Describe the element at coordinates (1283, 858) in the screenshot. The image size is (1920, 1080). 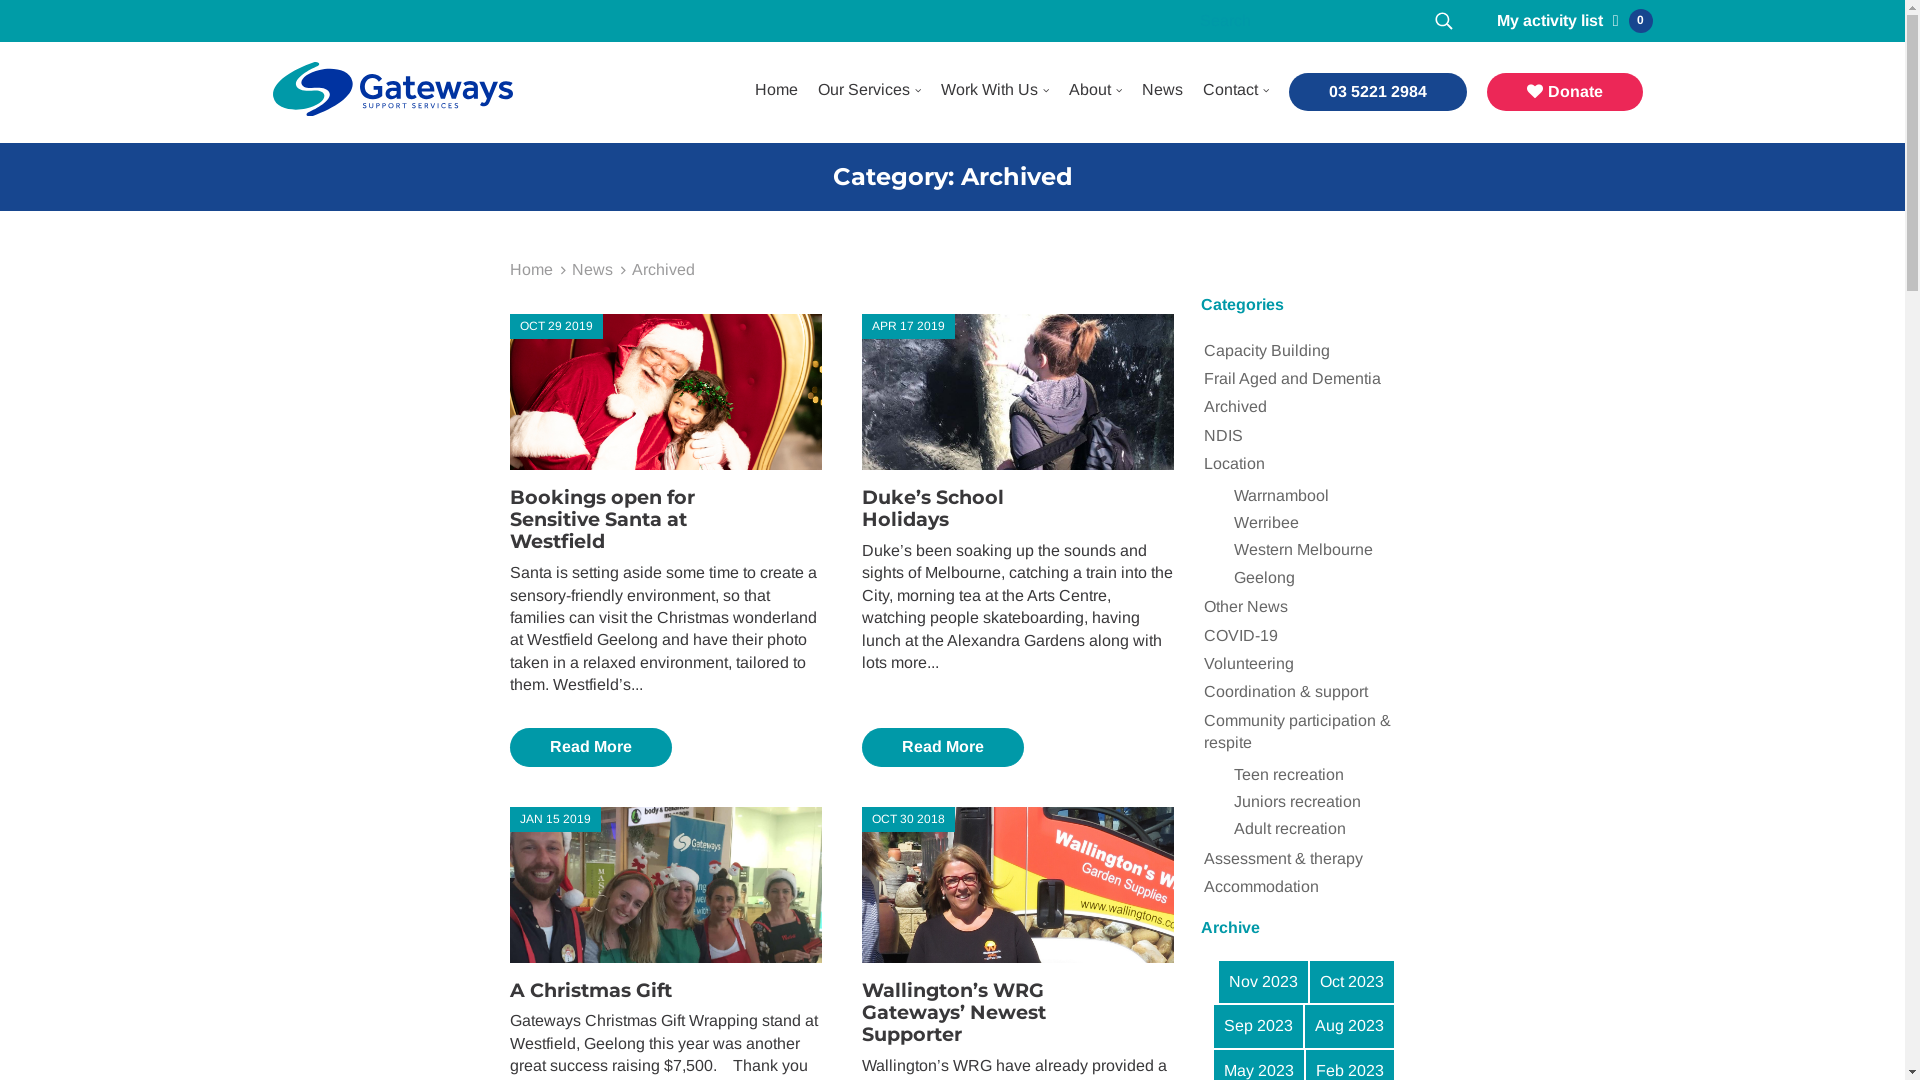
I see `'Assessment & therapy'` at that location.